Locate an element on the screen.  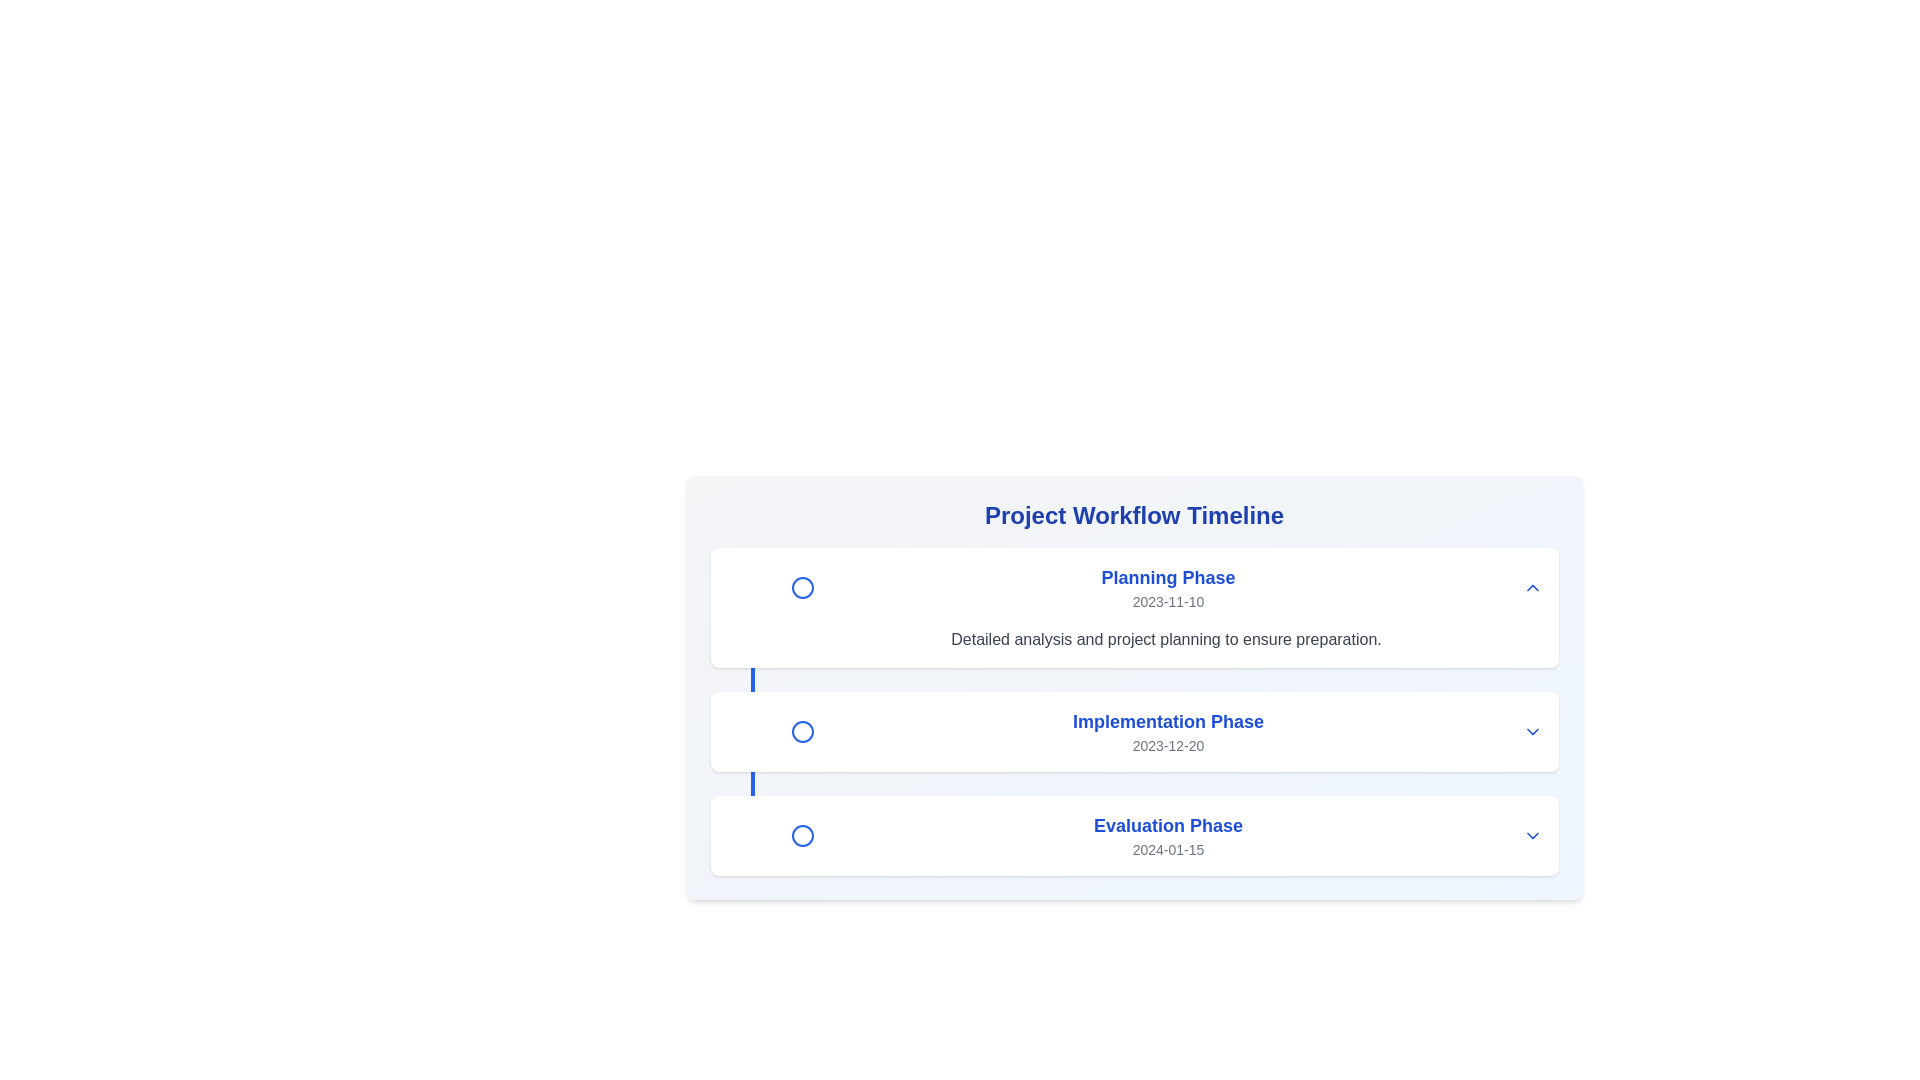
the downward pointing chevron icon styled in blue located on the far right of the 'Implementation Phase' section in the project workflow timeline is located at coordinates (1531, 732).